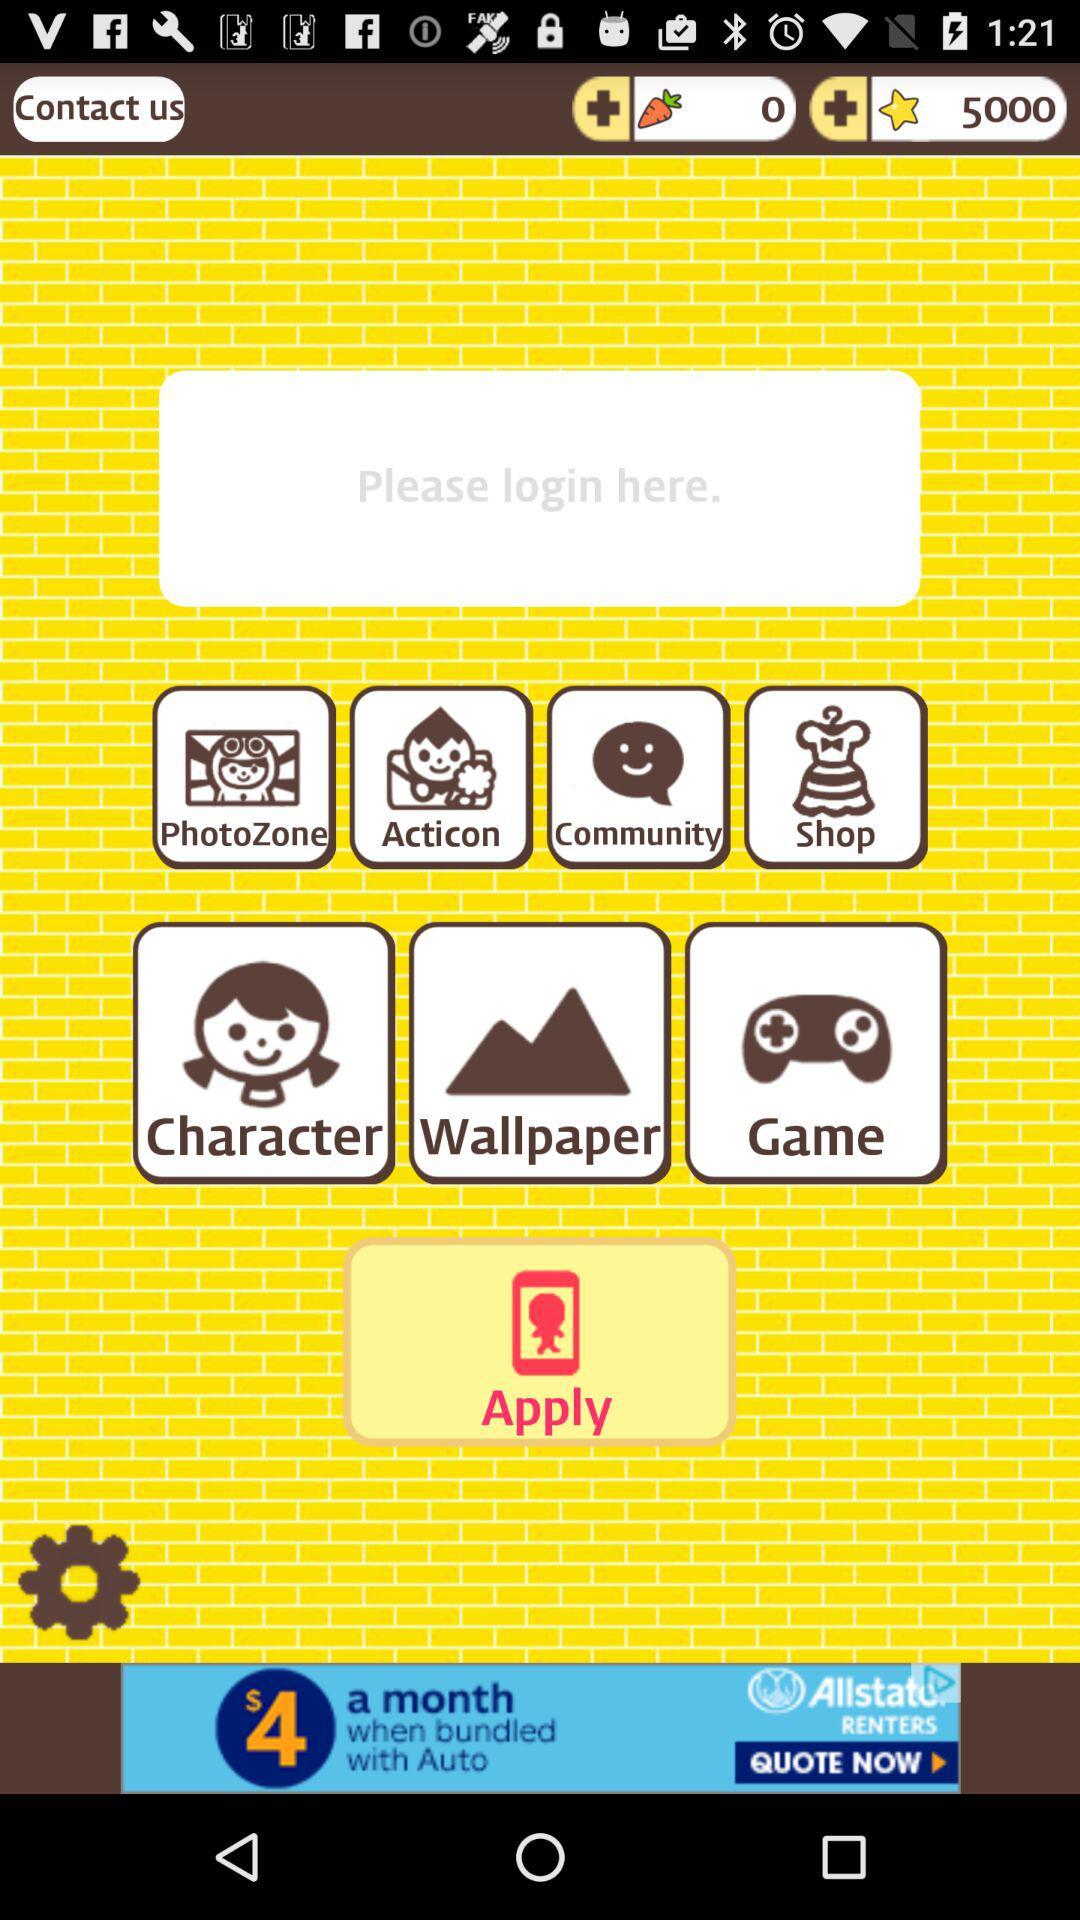 The width and height of the screenshot is (1080, 1920). What do you see at coordinates (814, 1050) in the screenshot?
I see `switch to game option` at bounding box center [814, 1050].